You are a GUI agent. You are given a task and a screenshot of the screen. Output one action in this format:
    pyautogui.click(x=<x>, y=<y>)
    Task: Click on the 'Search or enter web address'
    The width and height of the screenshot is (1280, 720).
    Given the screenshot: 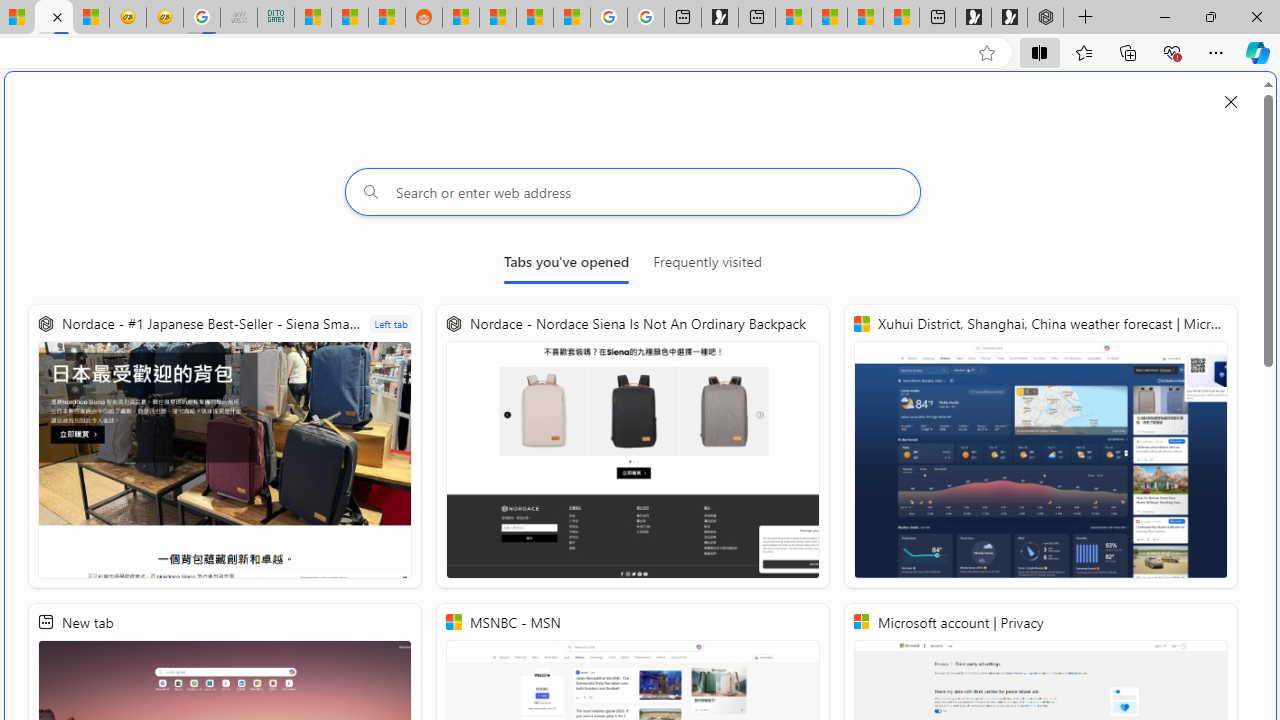 What is the action you would take?
    pyautogui.click(x=632, y=191)
    